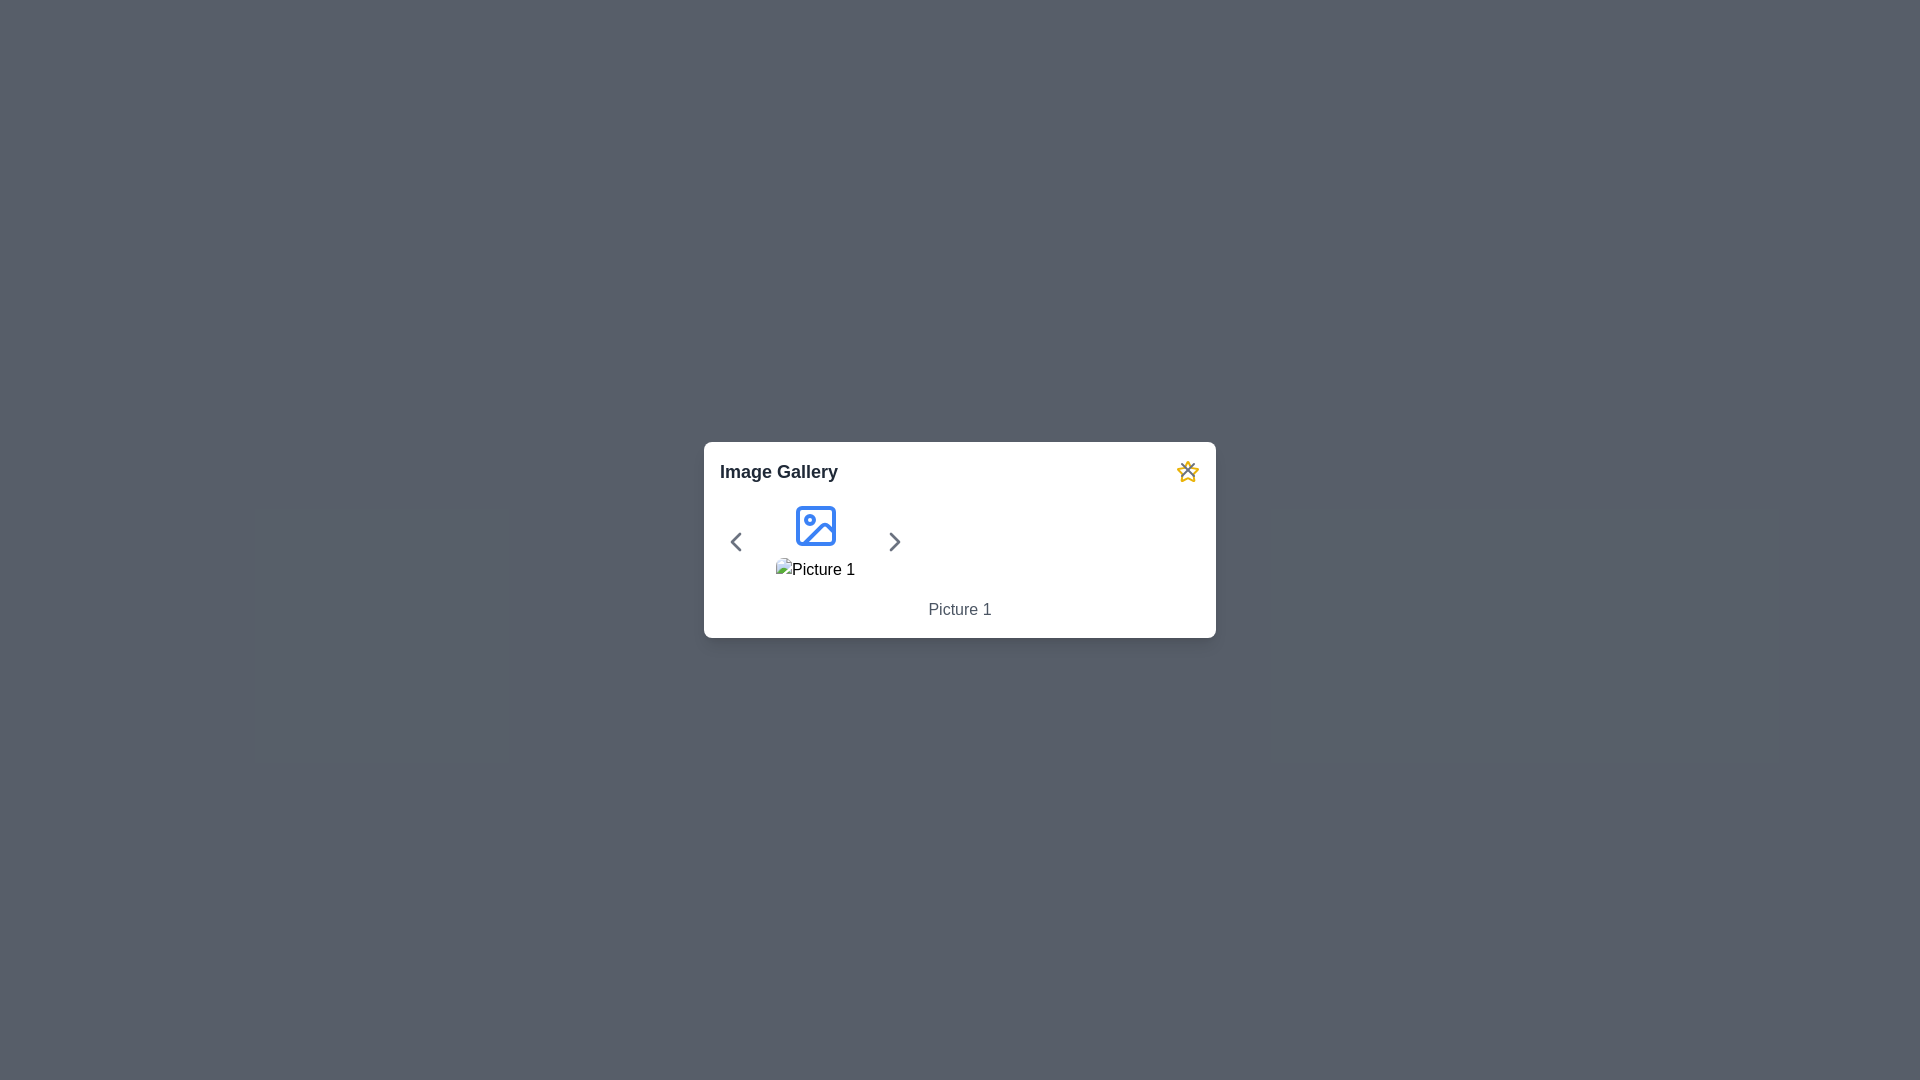 The width and height of the screenshot is (1920, 1080). I want to click on the yellow star-shaped SVG icon located at the top-right corner of the Image Gallery interface, so click(1188, 471).